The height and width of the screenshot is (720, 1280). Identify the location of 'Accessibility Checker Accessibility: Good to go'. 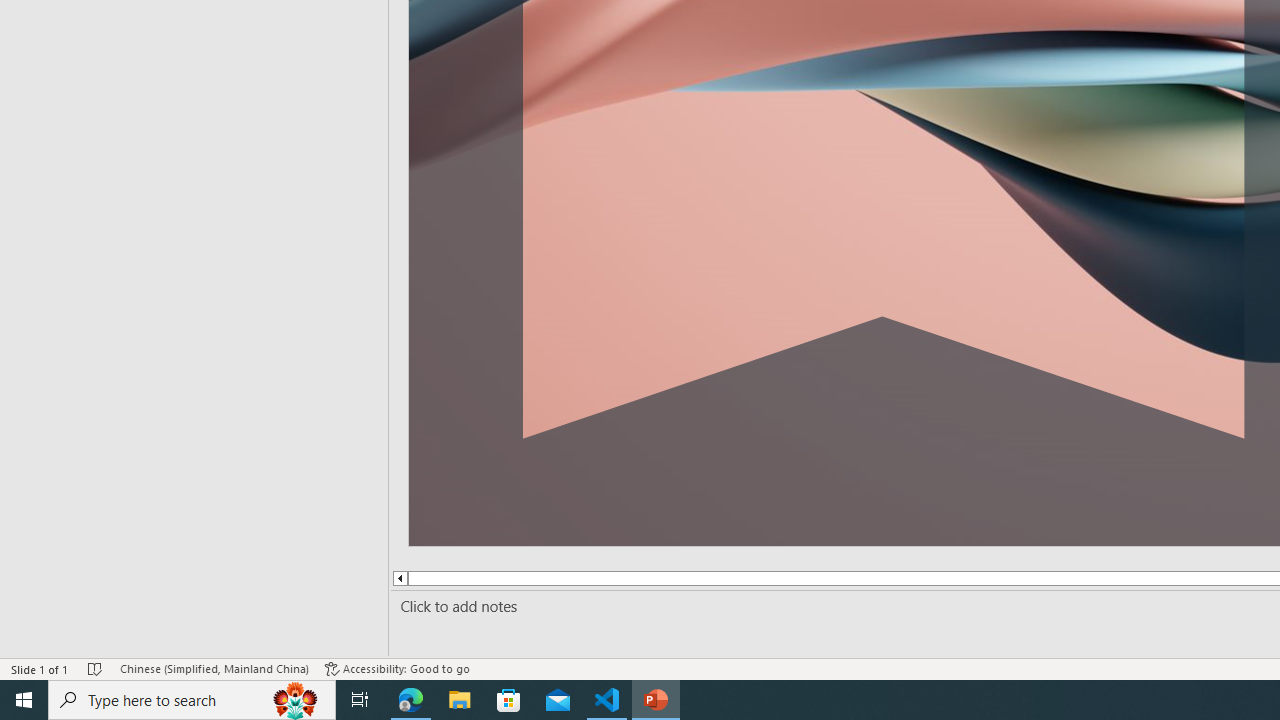
(397, 669).